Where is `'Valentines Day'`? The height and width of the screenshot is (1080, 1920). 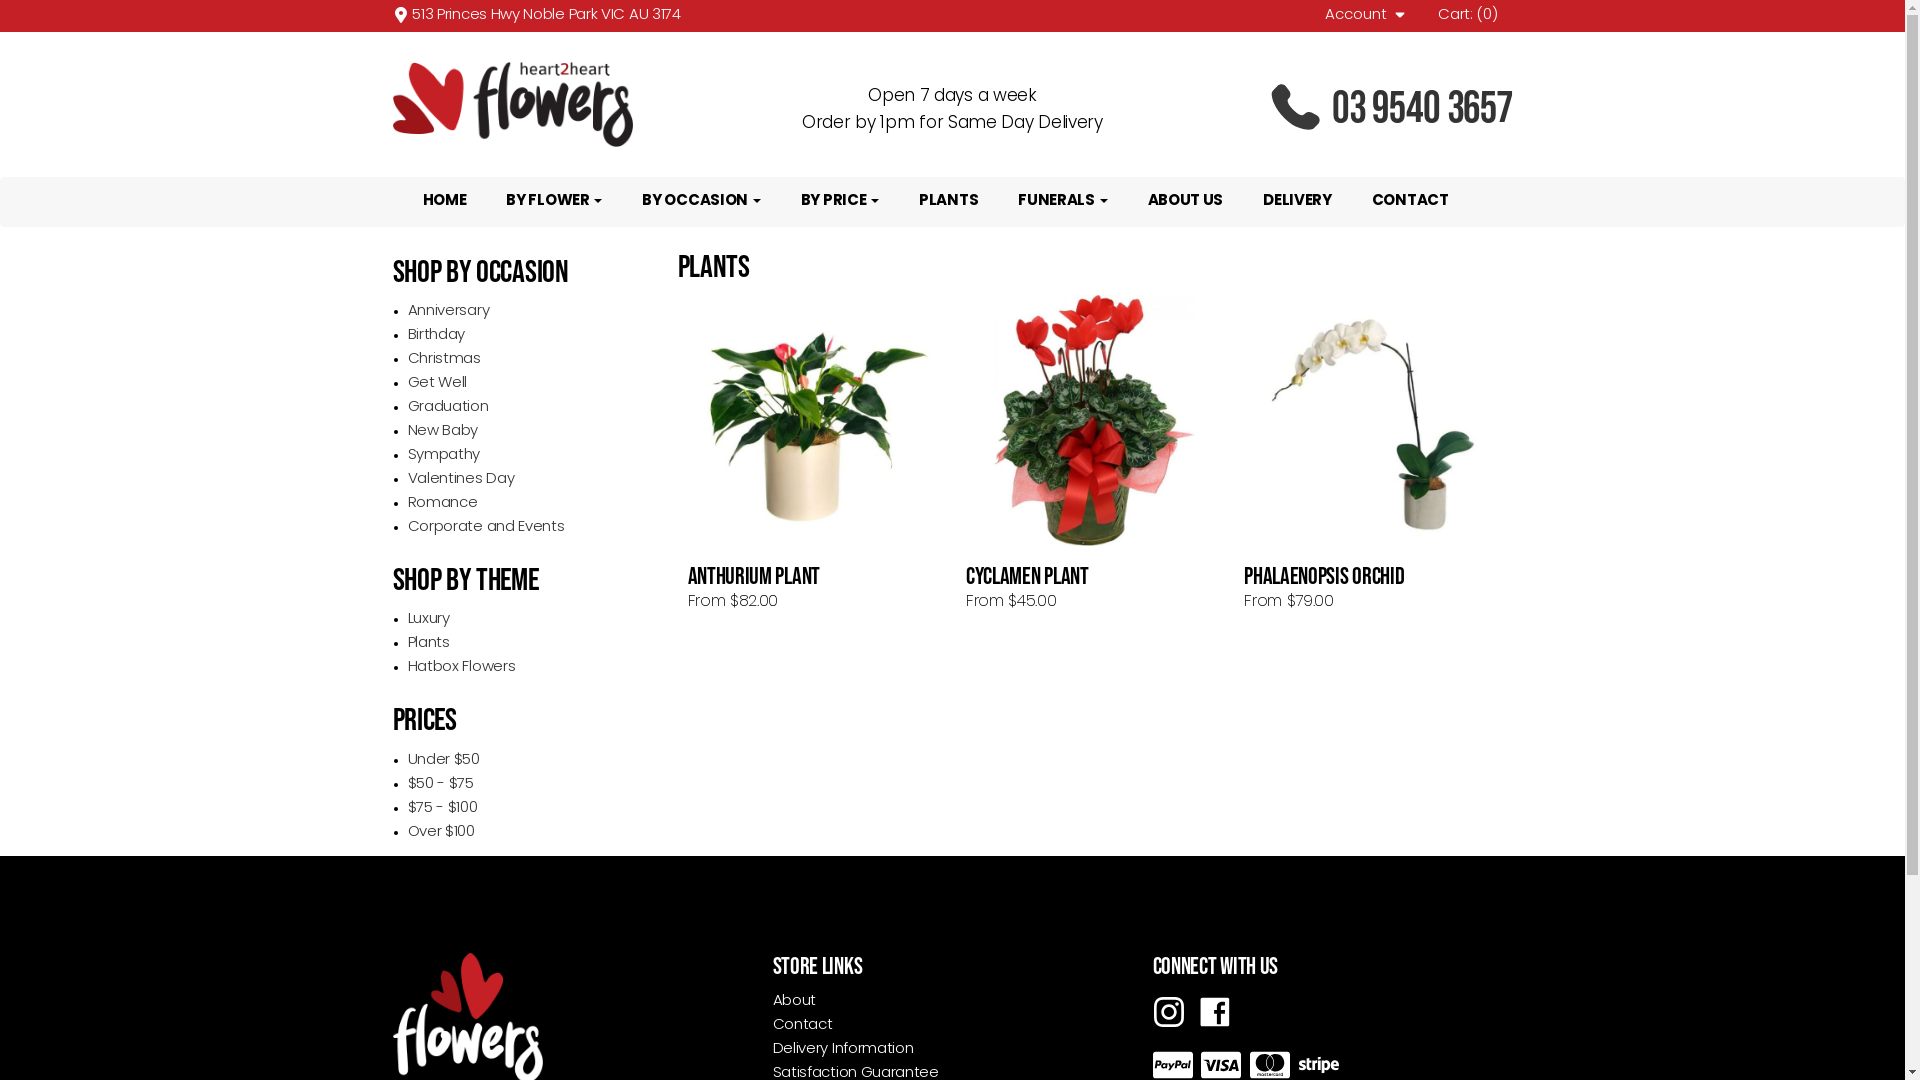 'Valentines Day' is located at coordinates (460, 479).